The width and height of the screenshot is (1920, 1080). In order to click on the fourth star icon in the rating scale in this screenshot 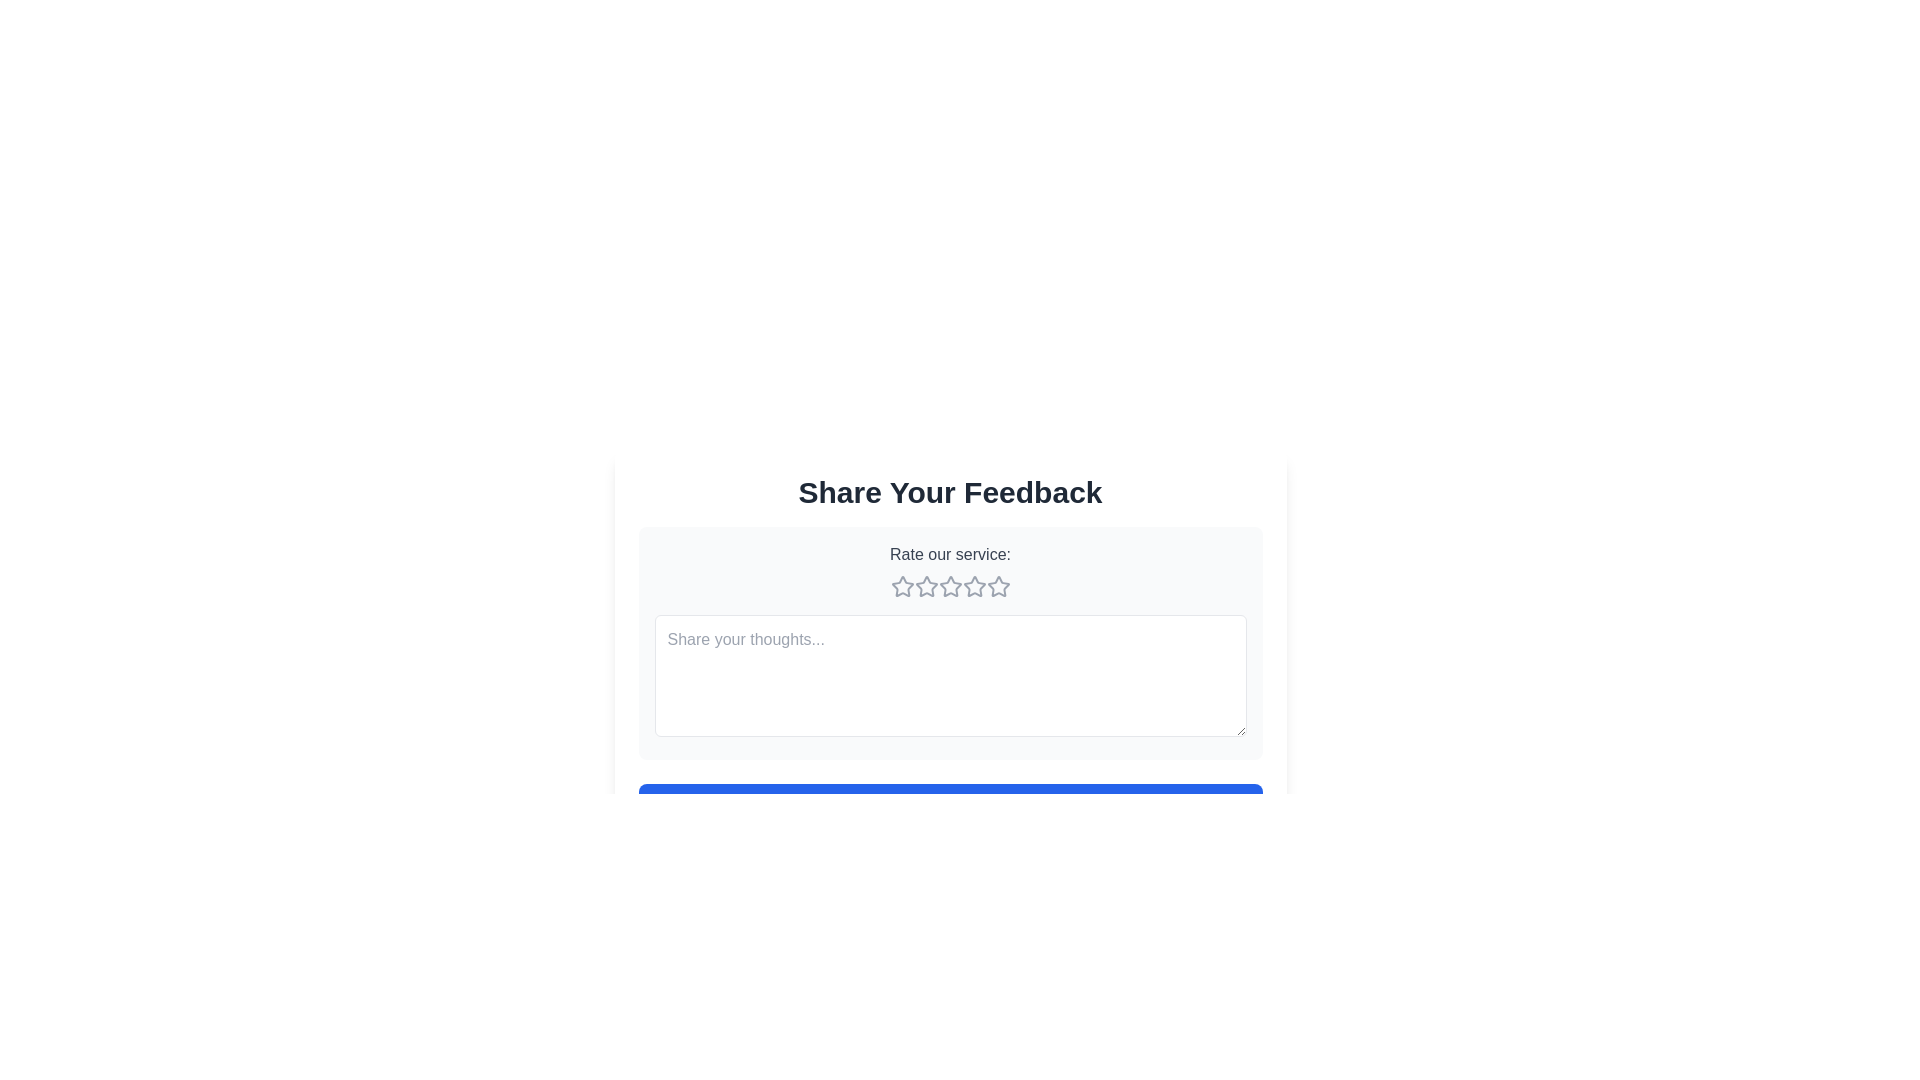, I will do `click(974, 585)`.